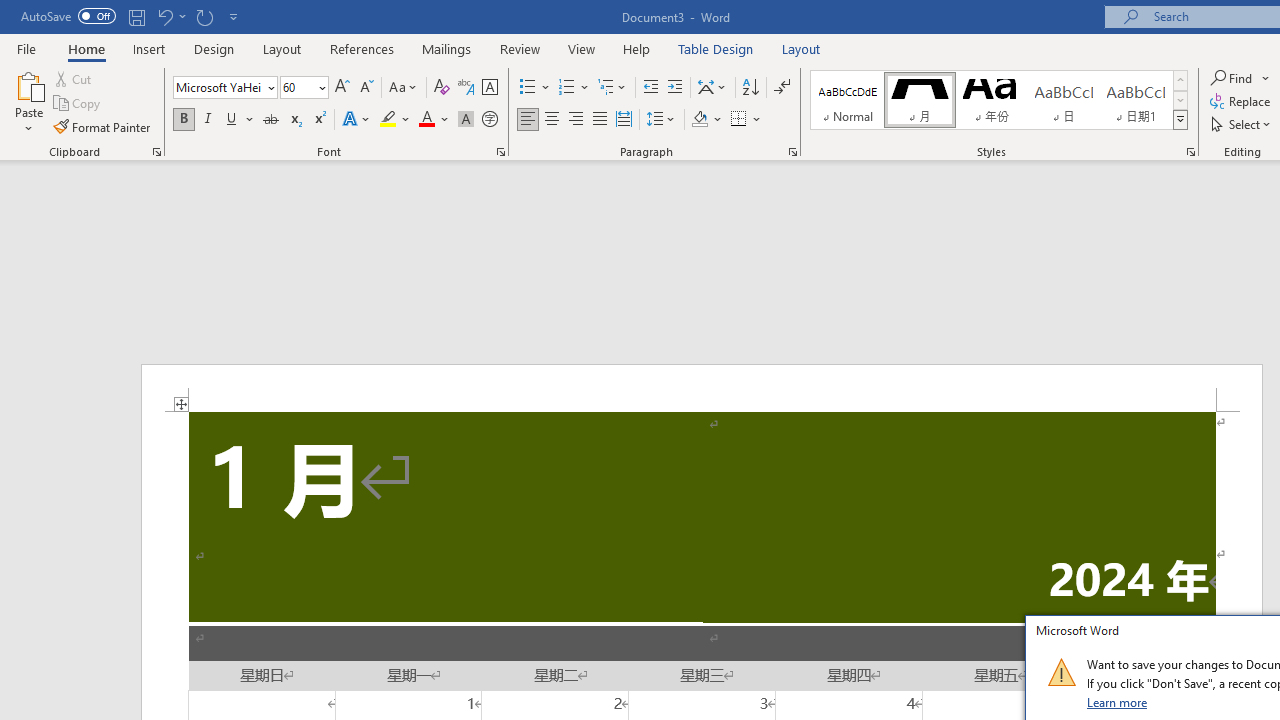 This screenshot has width=1280, height=720. What do you see at coordinates (1241, 124) in the screenshot?
I see `'Select'` at bounding box center [1241, 124].